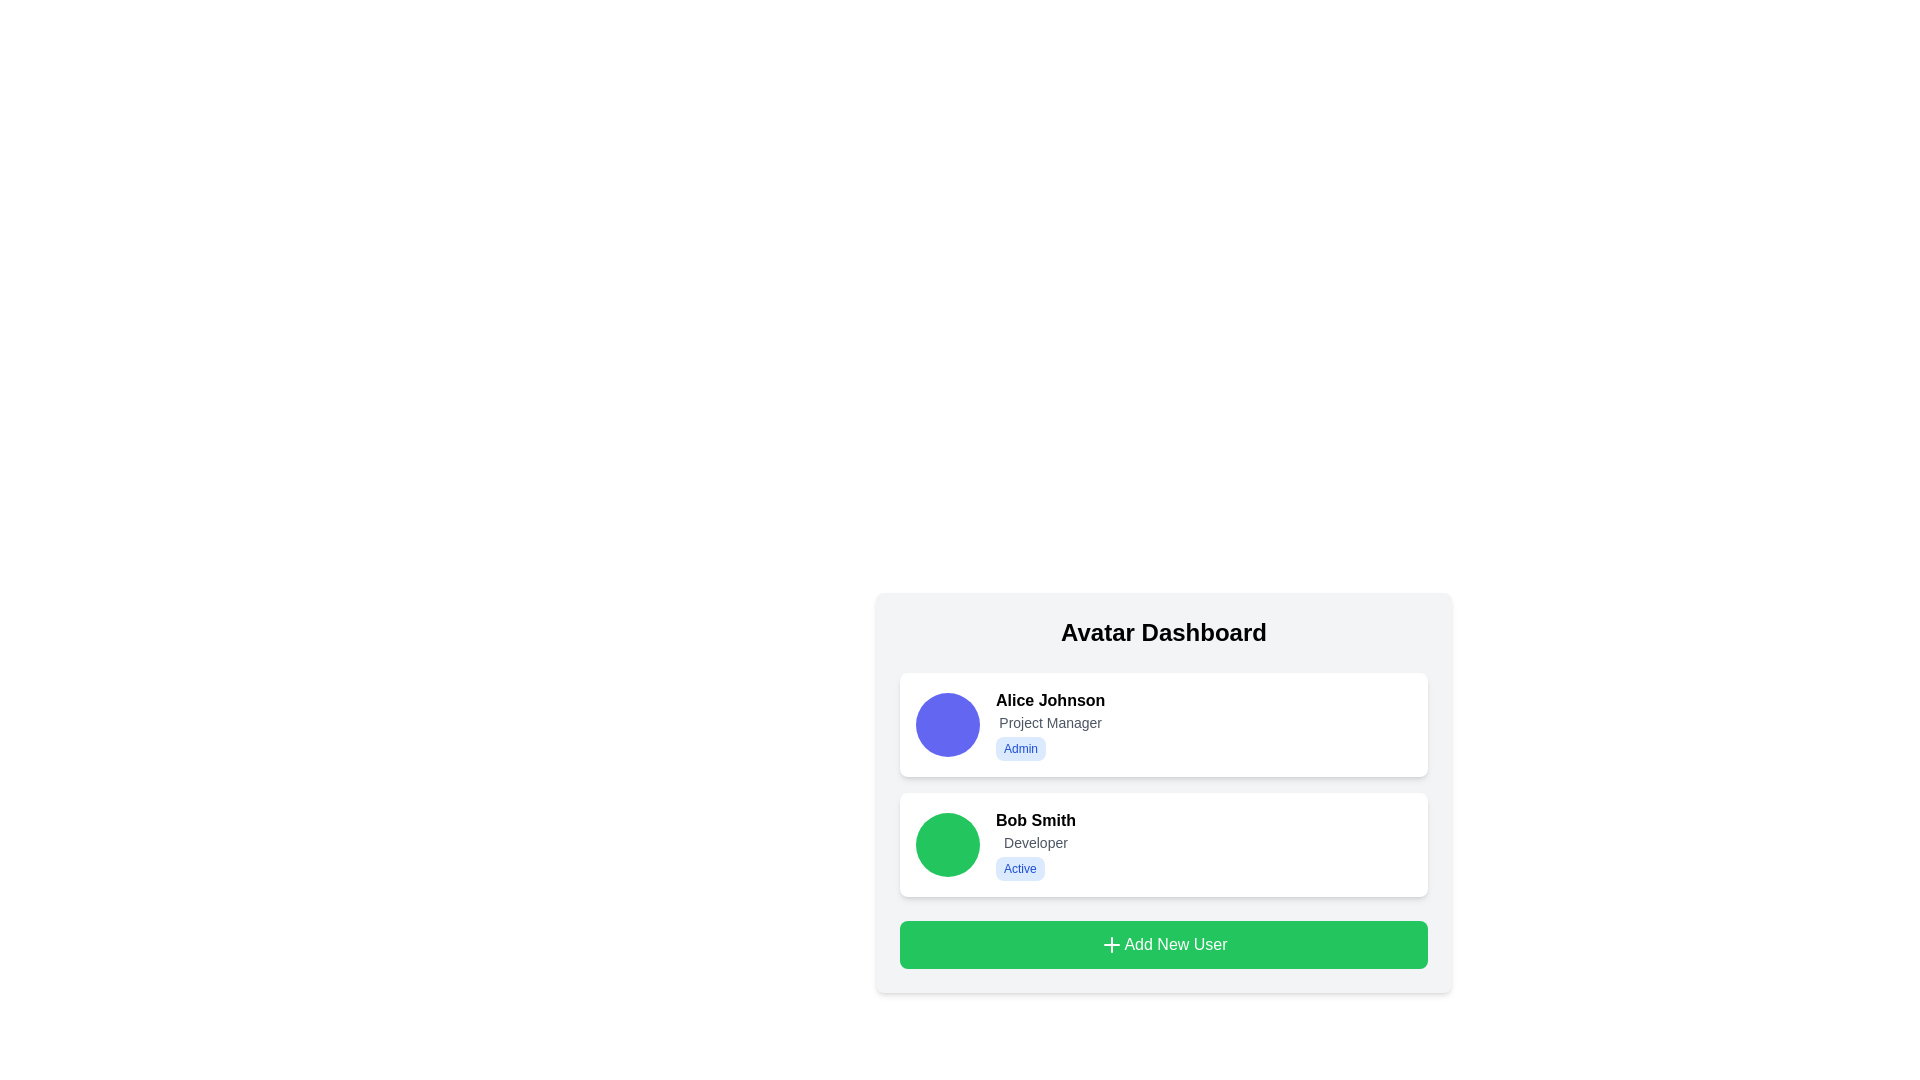 This screenshot has height=1080, width=1920. What do you see at coordinates (1049, 722) in the screenshot?
I see `the 'Project Manager' text label, which is styled in gray and located within the user information card on the Avatar Dashboard, positioned below 'Alice Johnson' and above 'Admin'` at bounding box center [1049, 722].